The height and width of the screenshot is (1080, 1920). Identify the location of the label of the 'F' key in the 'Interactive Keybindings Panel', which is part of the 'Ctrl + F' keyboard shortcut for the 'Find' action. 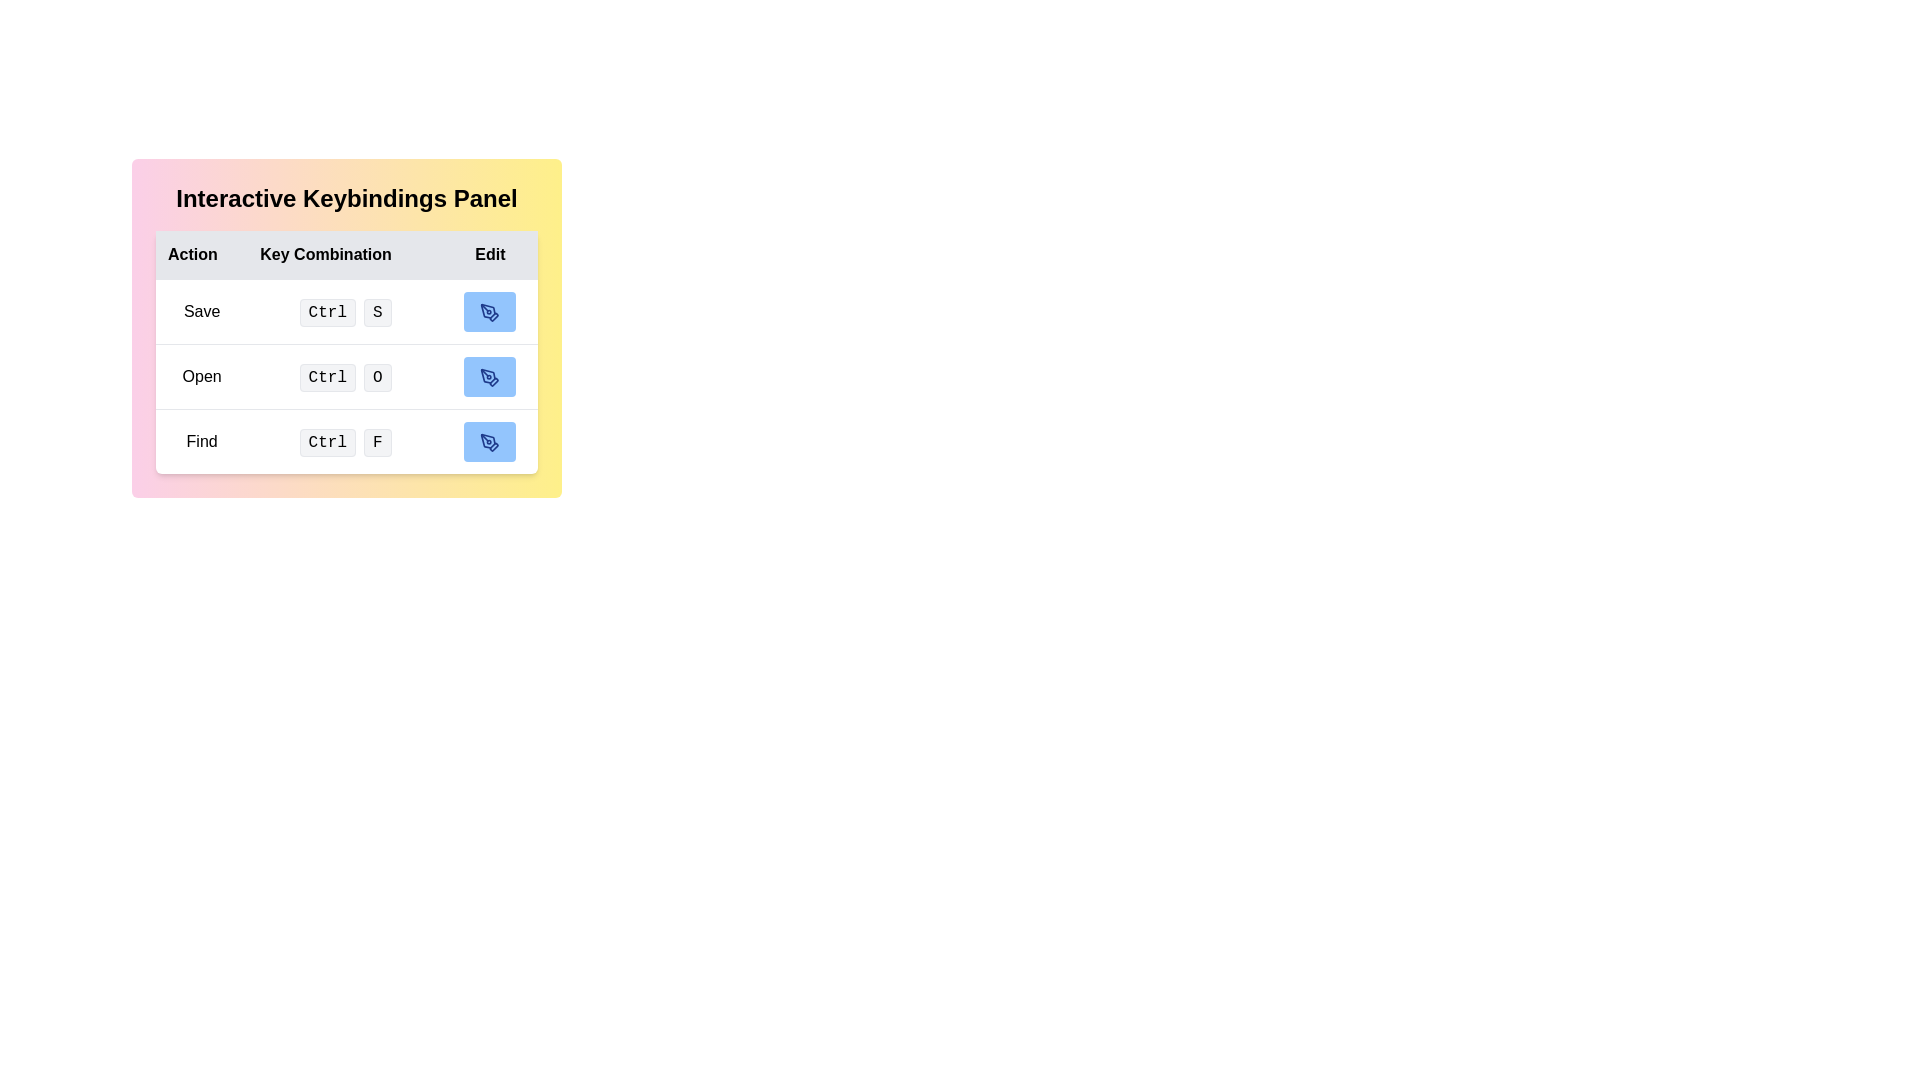
(377, 441).